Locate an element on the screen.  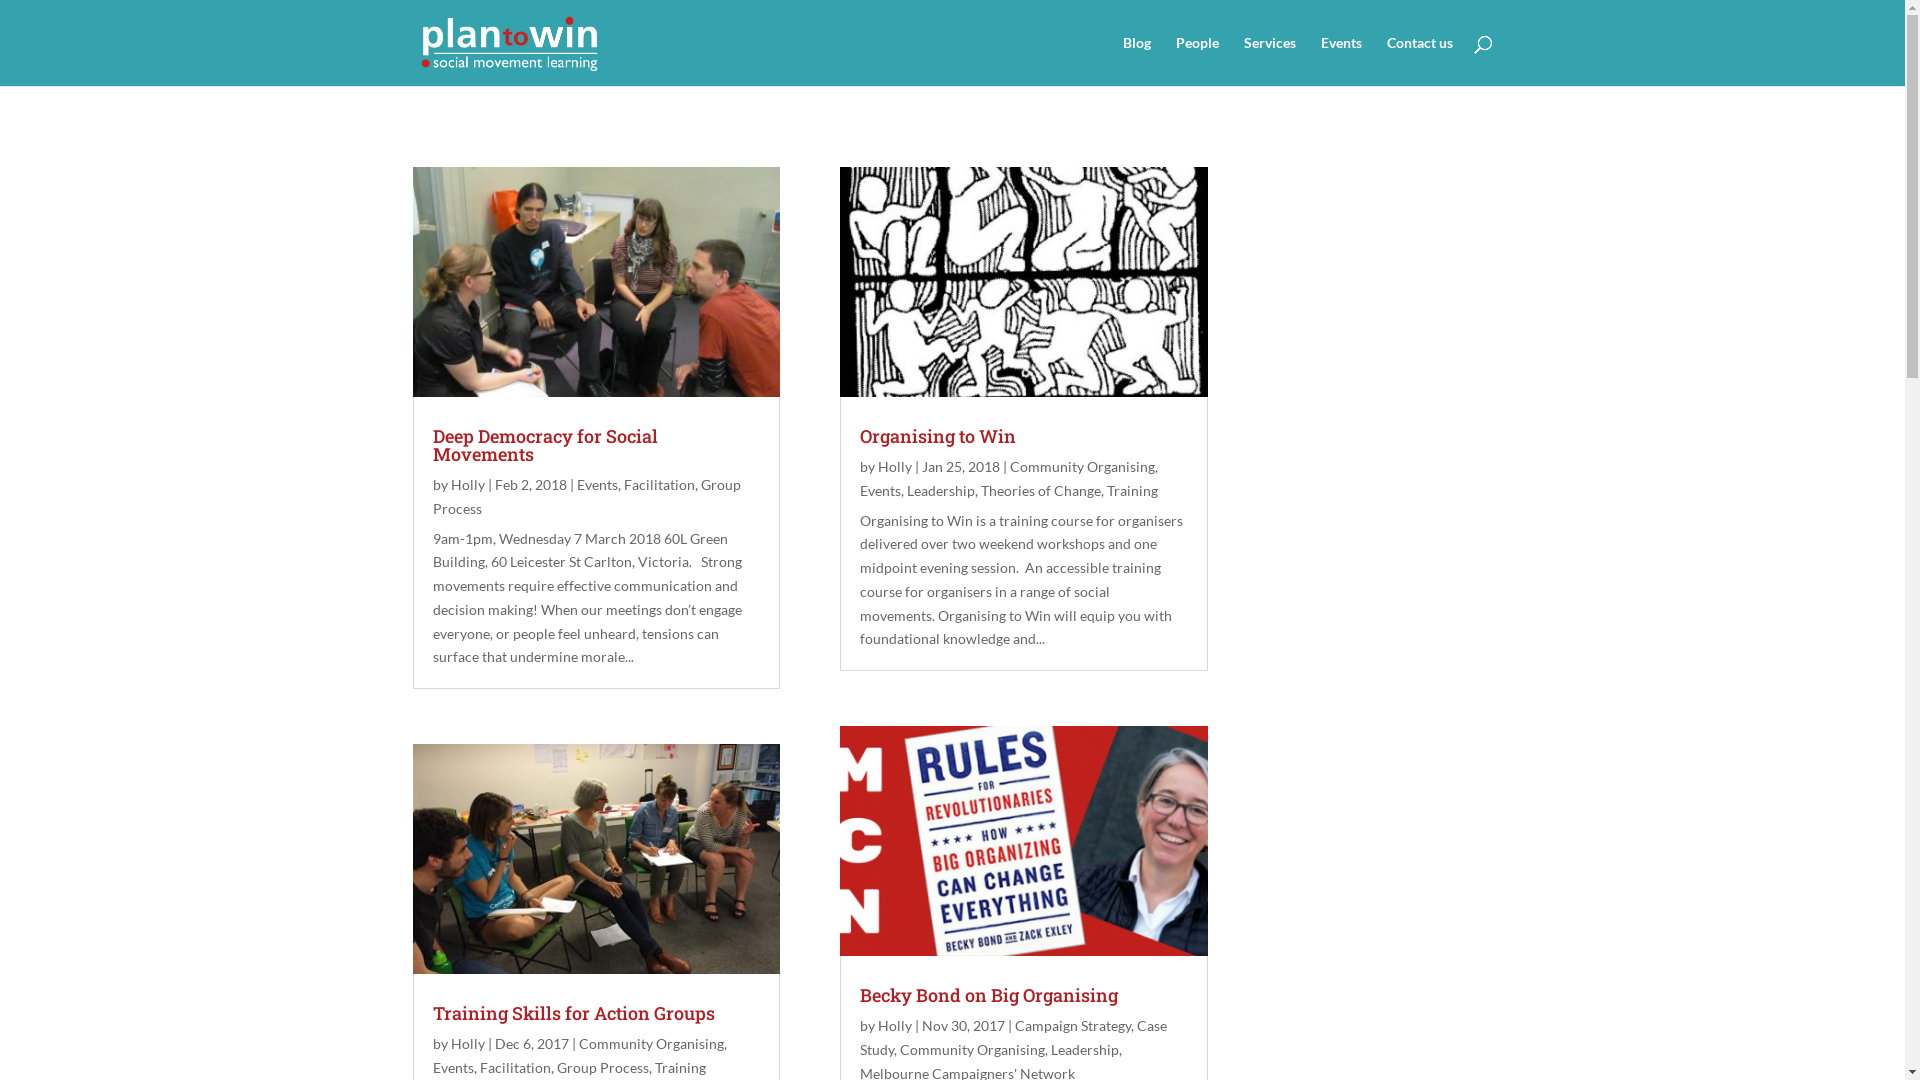
'People' is located at coordinates (1197, 60).